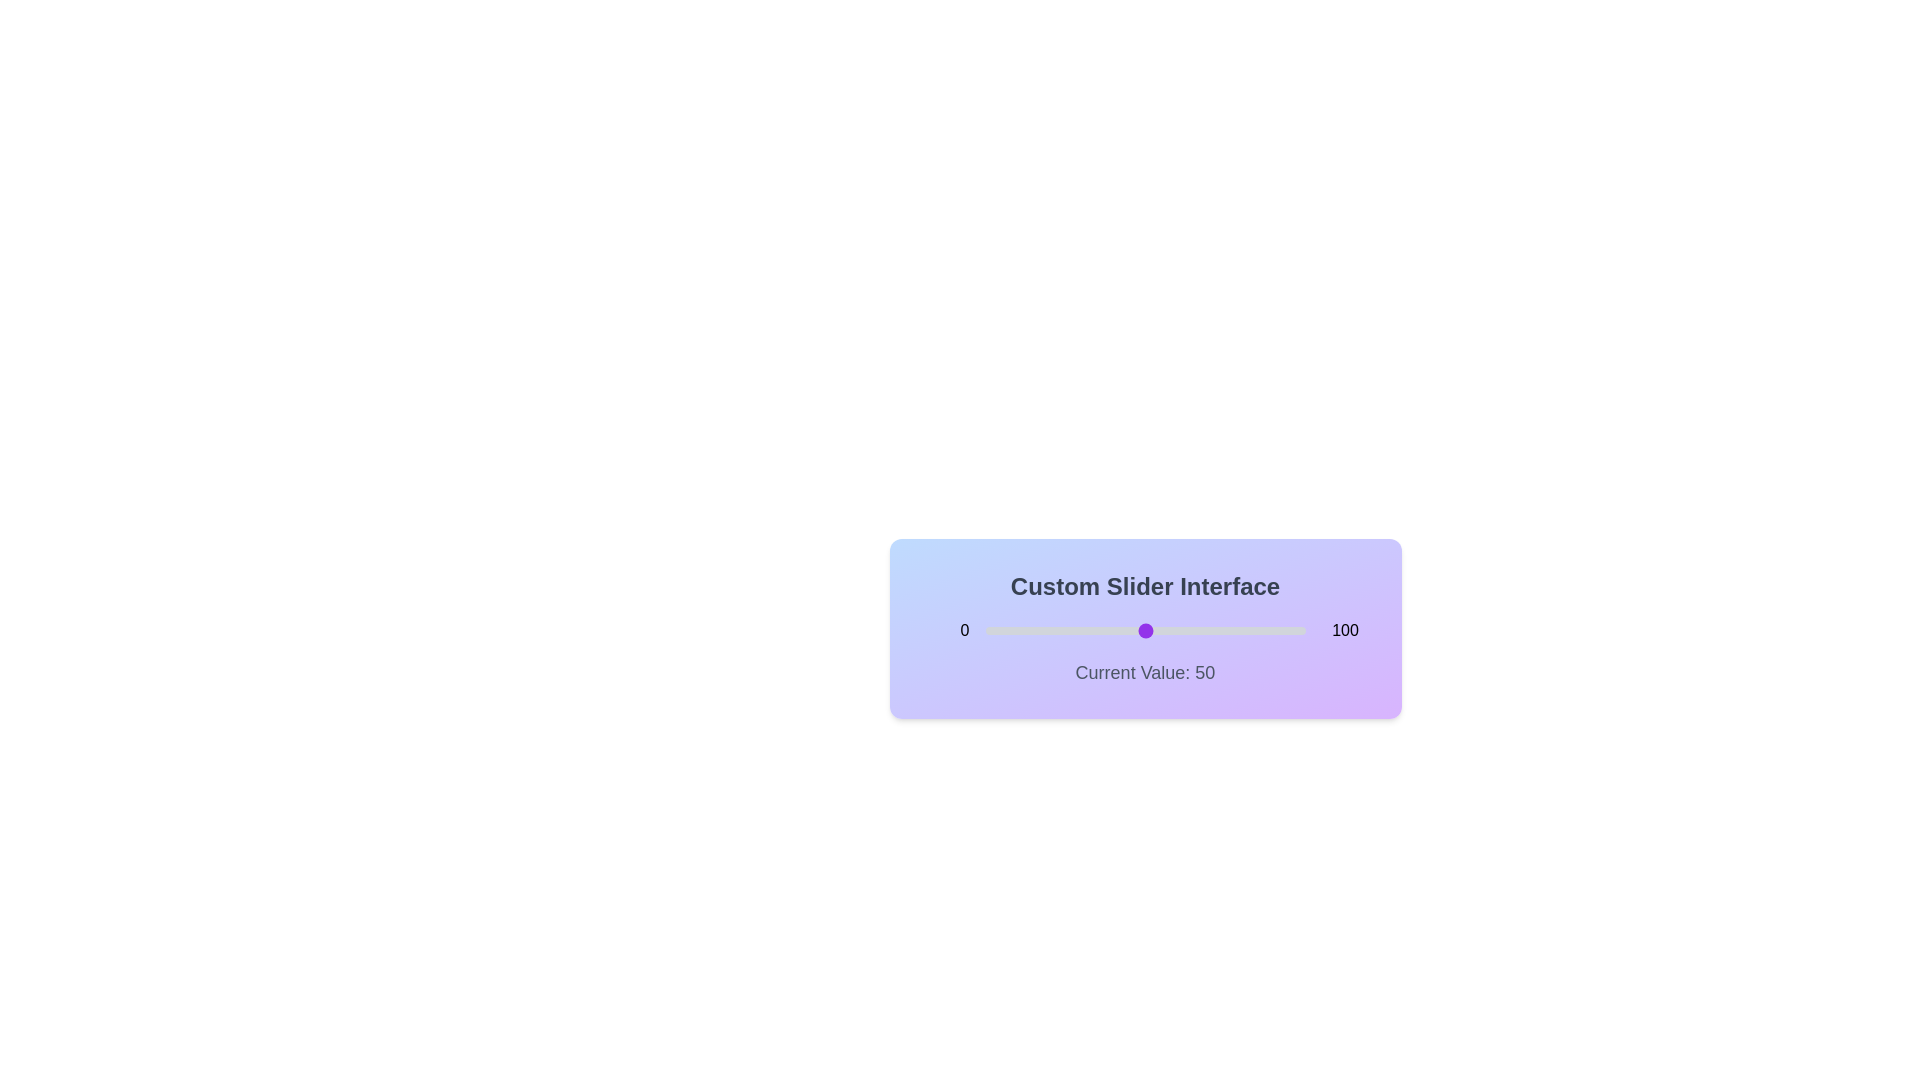 This screenshot has height=1080, width=1920. Describe the element at coordinates (1145, 672) in the screenshot. I see `the text element labeled as 'Current Value: 50'` at that location.